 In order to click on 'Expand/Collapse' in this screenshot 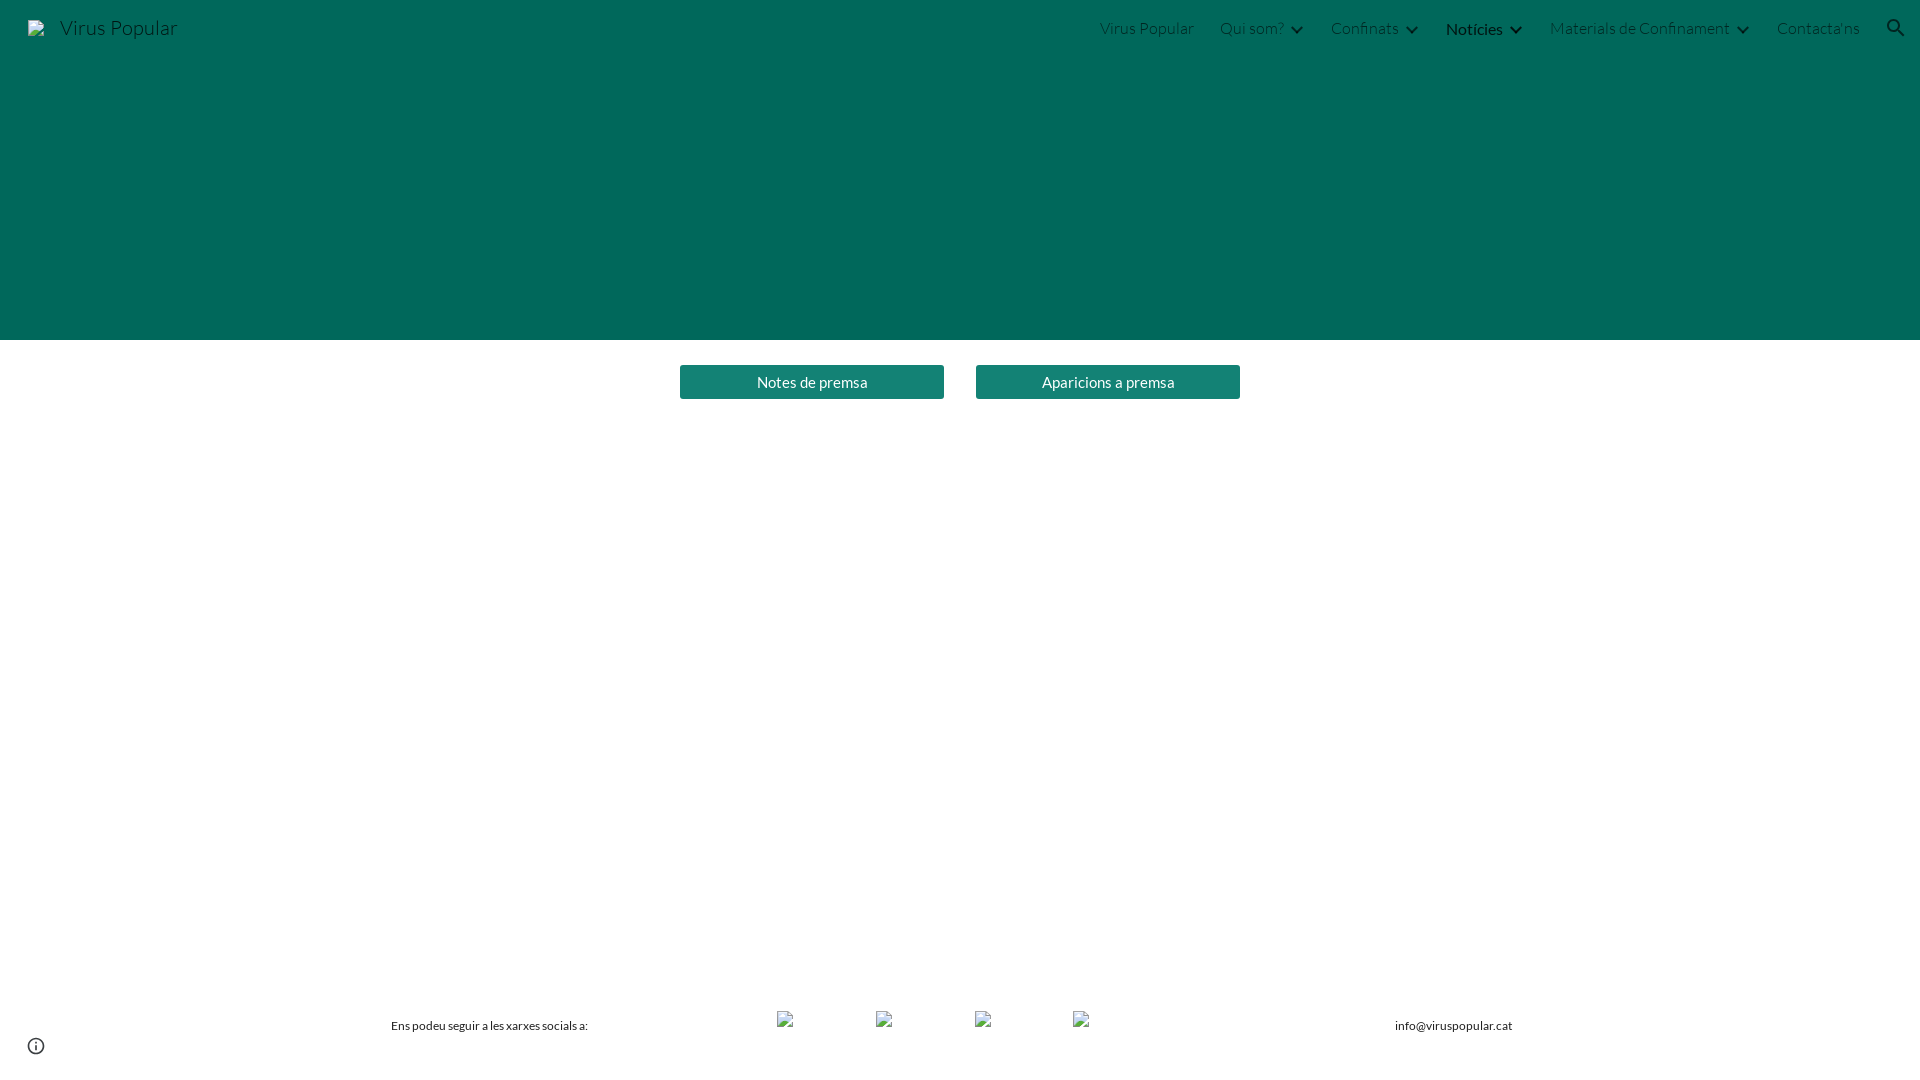, I will do `click(1410, 27)`.